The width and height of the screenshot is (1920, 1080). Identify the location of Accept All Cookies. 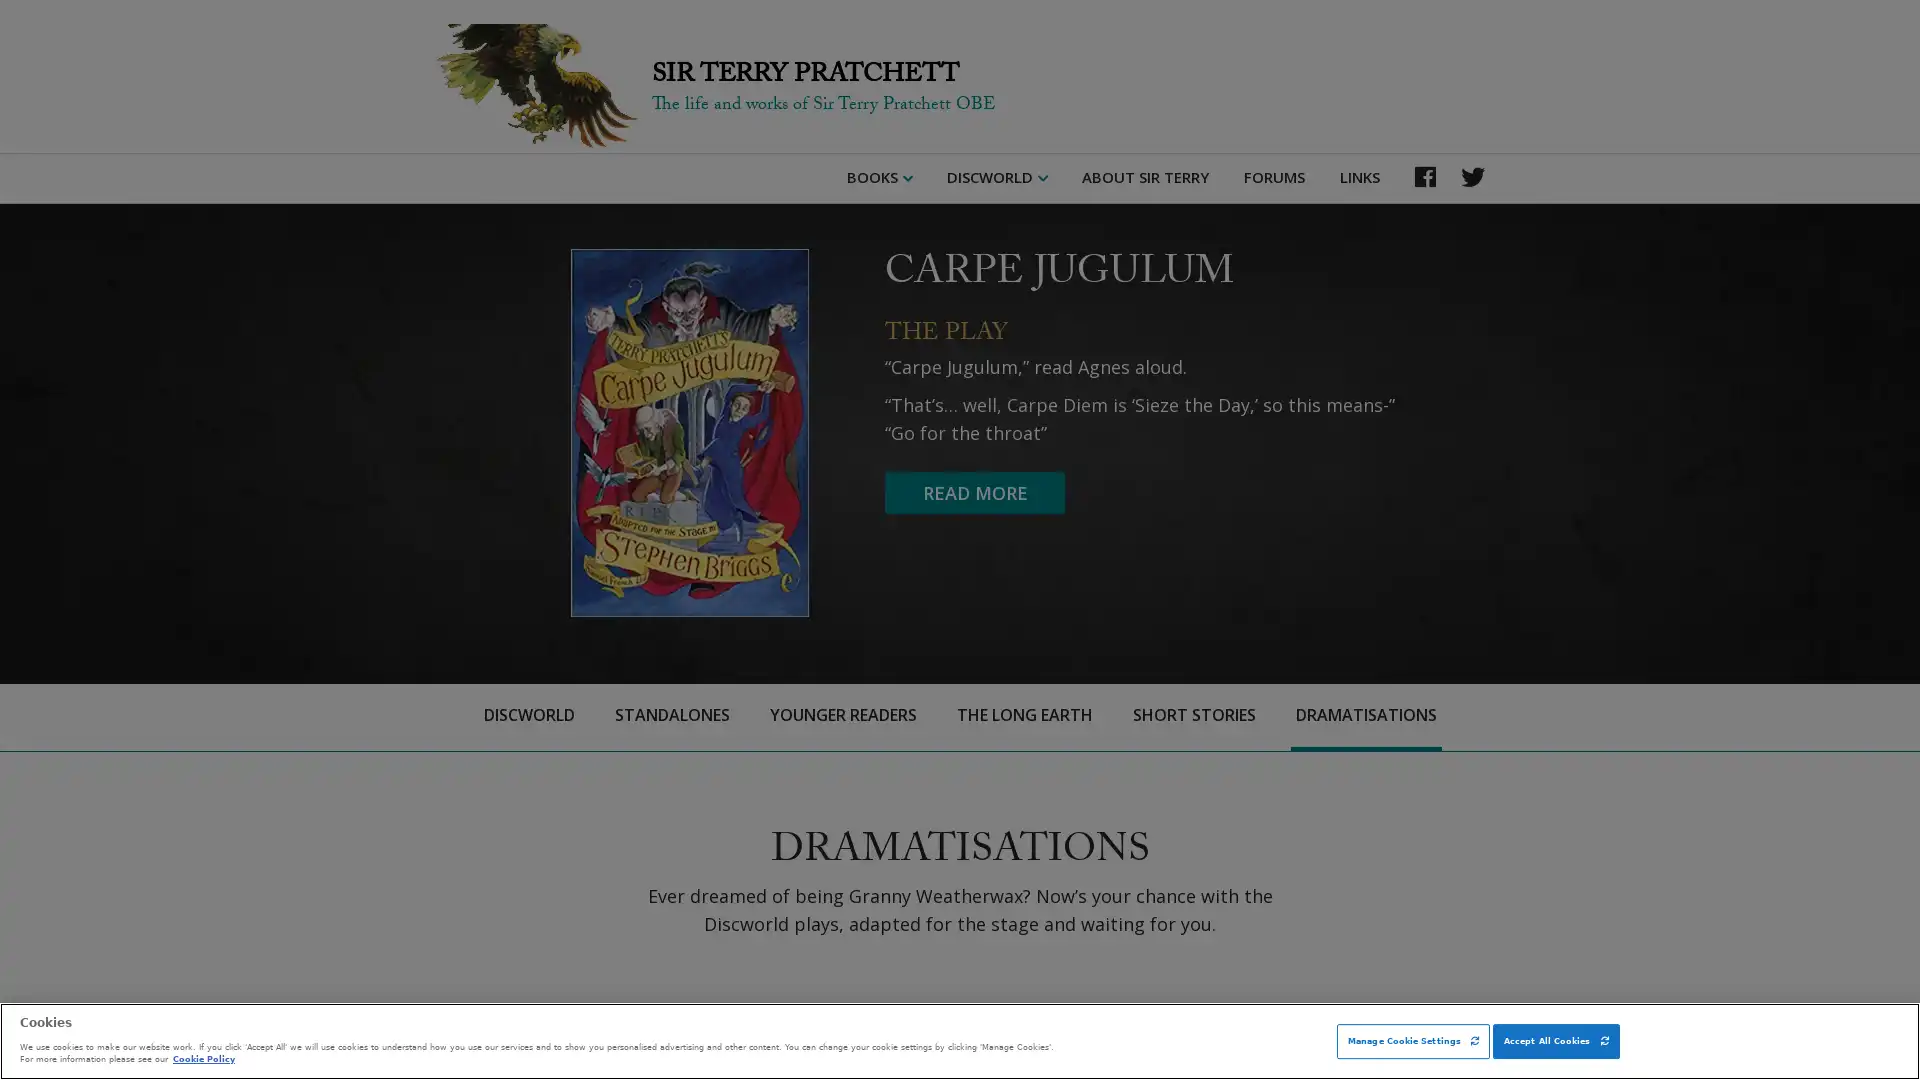
(1554, 1040).